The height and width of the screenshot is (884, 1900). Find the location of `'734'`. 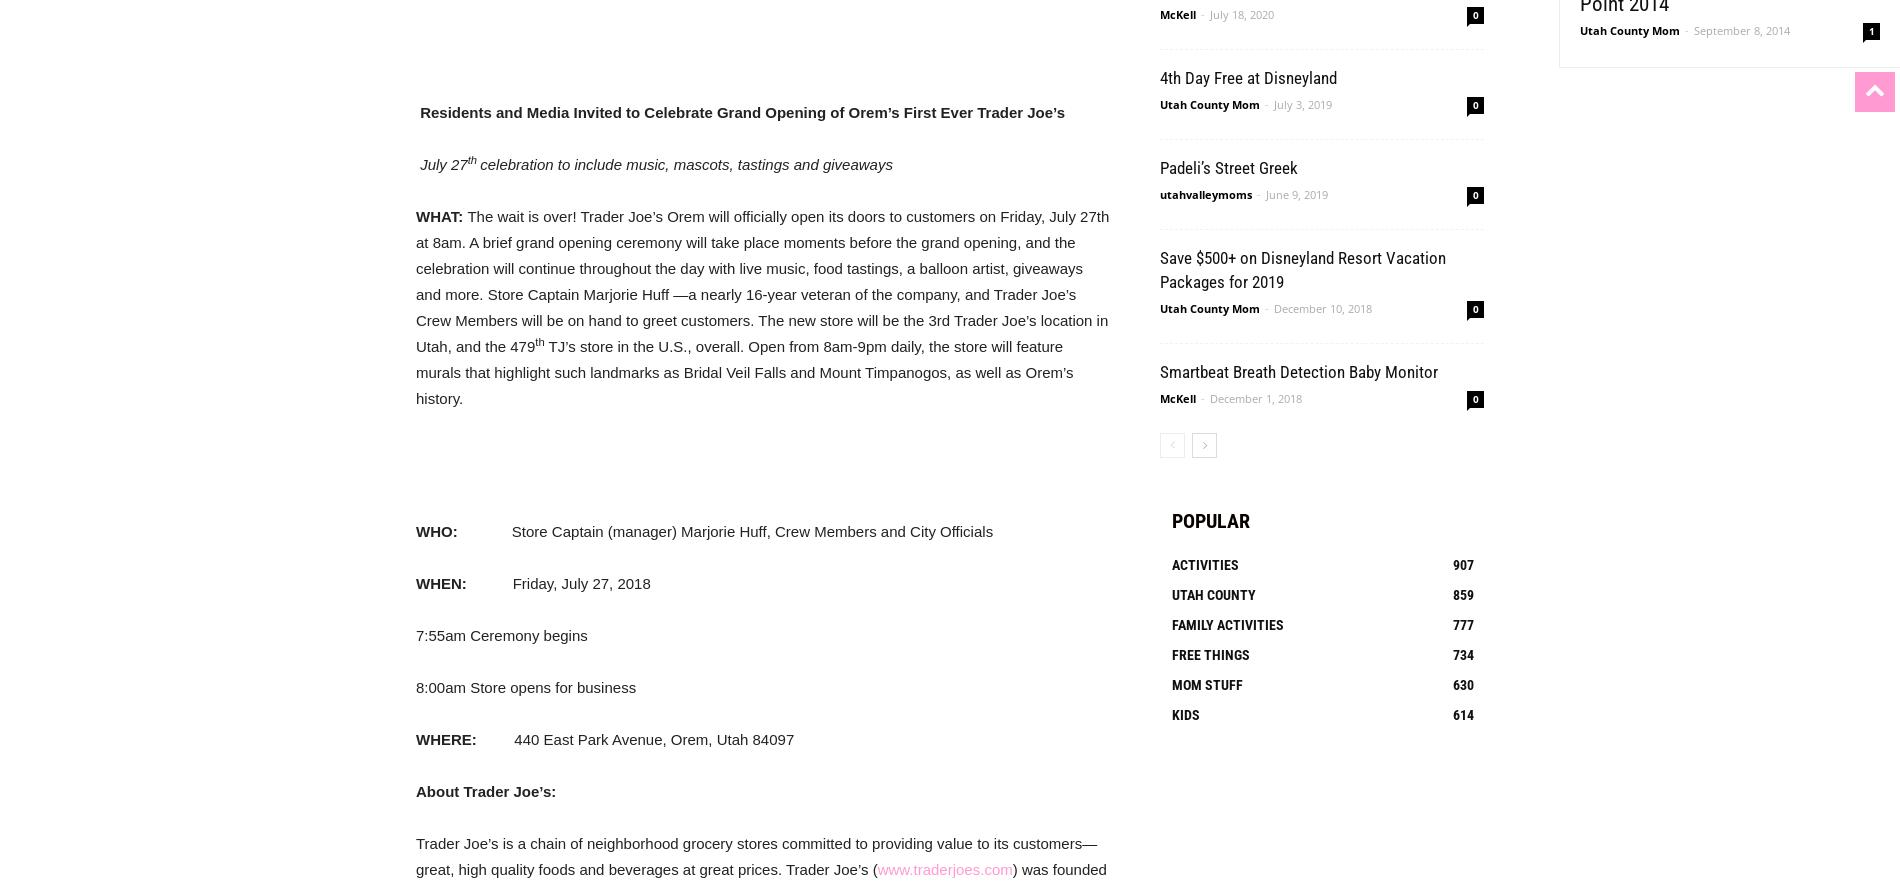

'734' is located at coordinates (1463, 654).